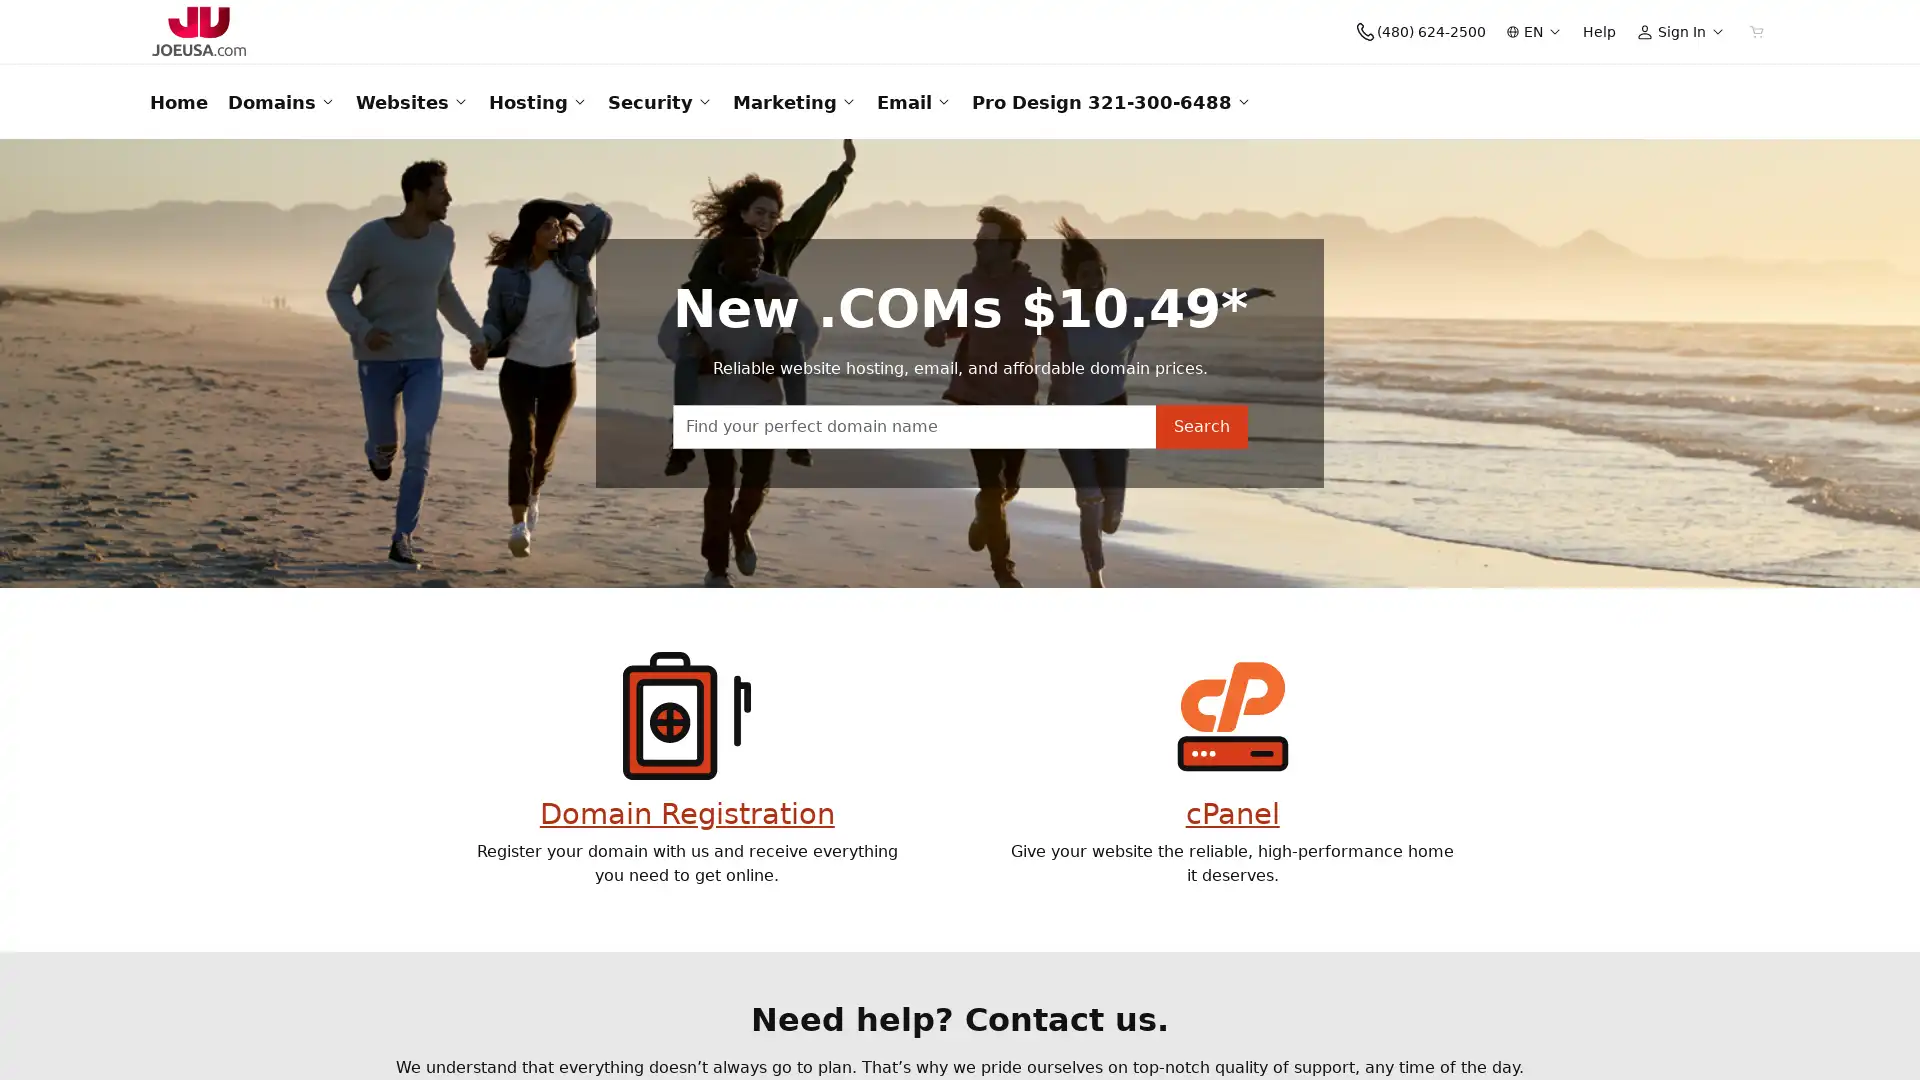 The image size is (1920, 1080). Describe the element at coordinates (1512, 1033) in the screenshot. I see `Decline` at that location.